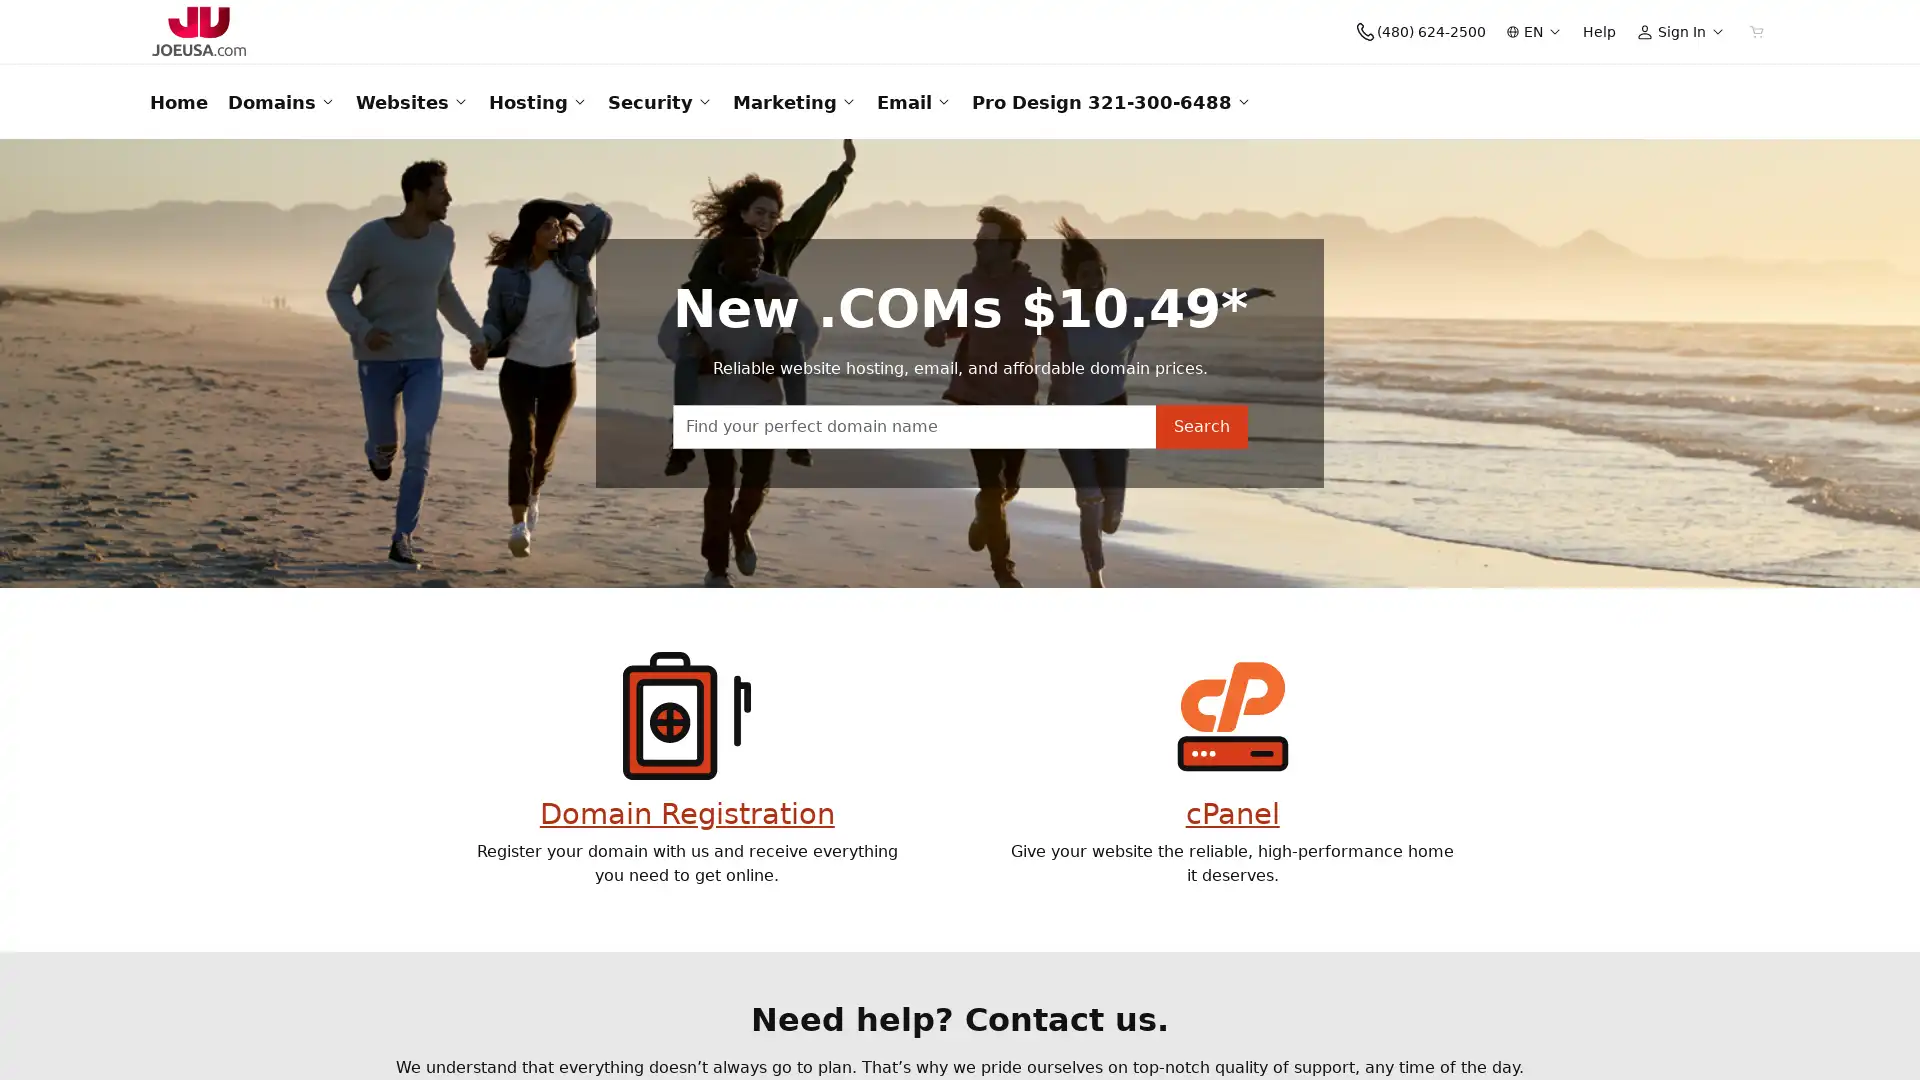 The image size is (1920, 1080). Describe the element at coordinates (1512, 1033) in the screenshot. I see `Decline` at that location.